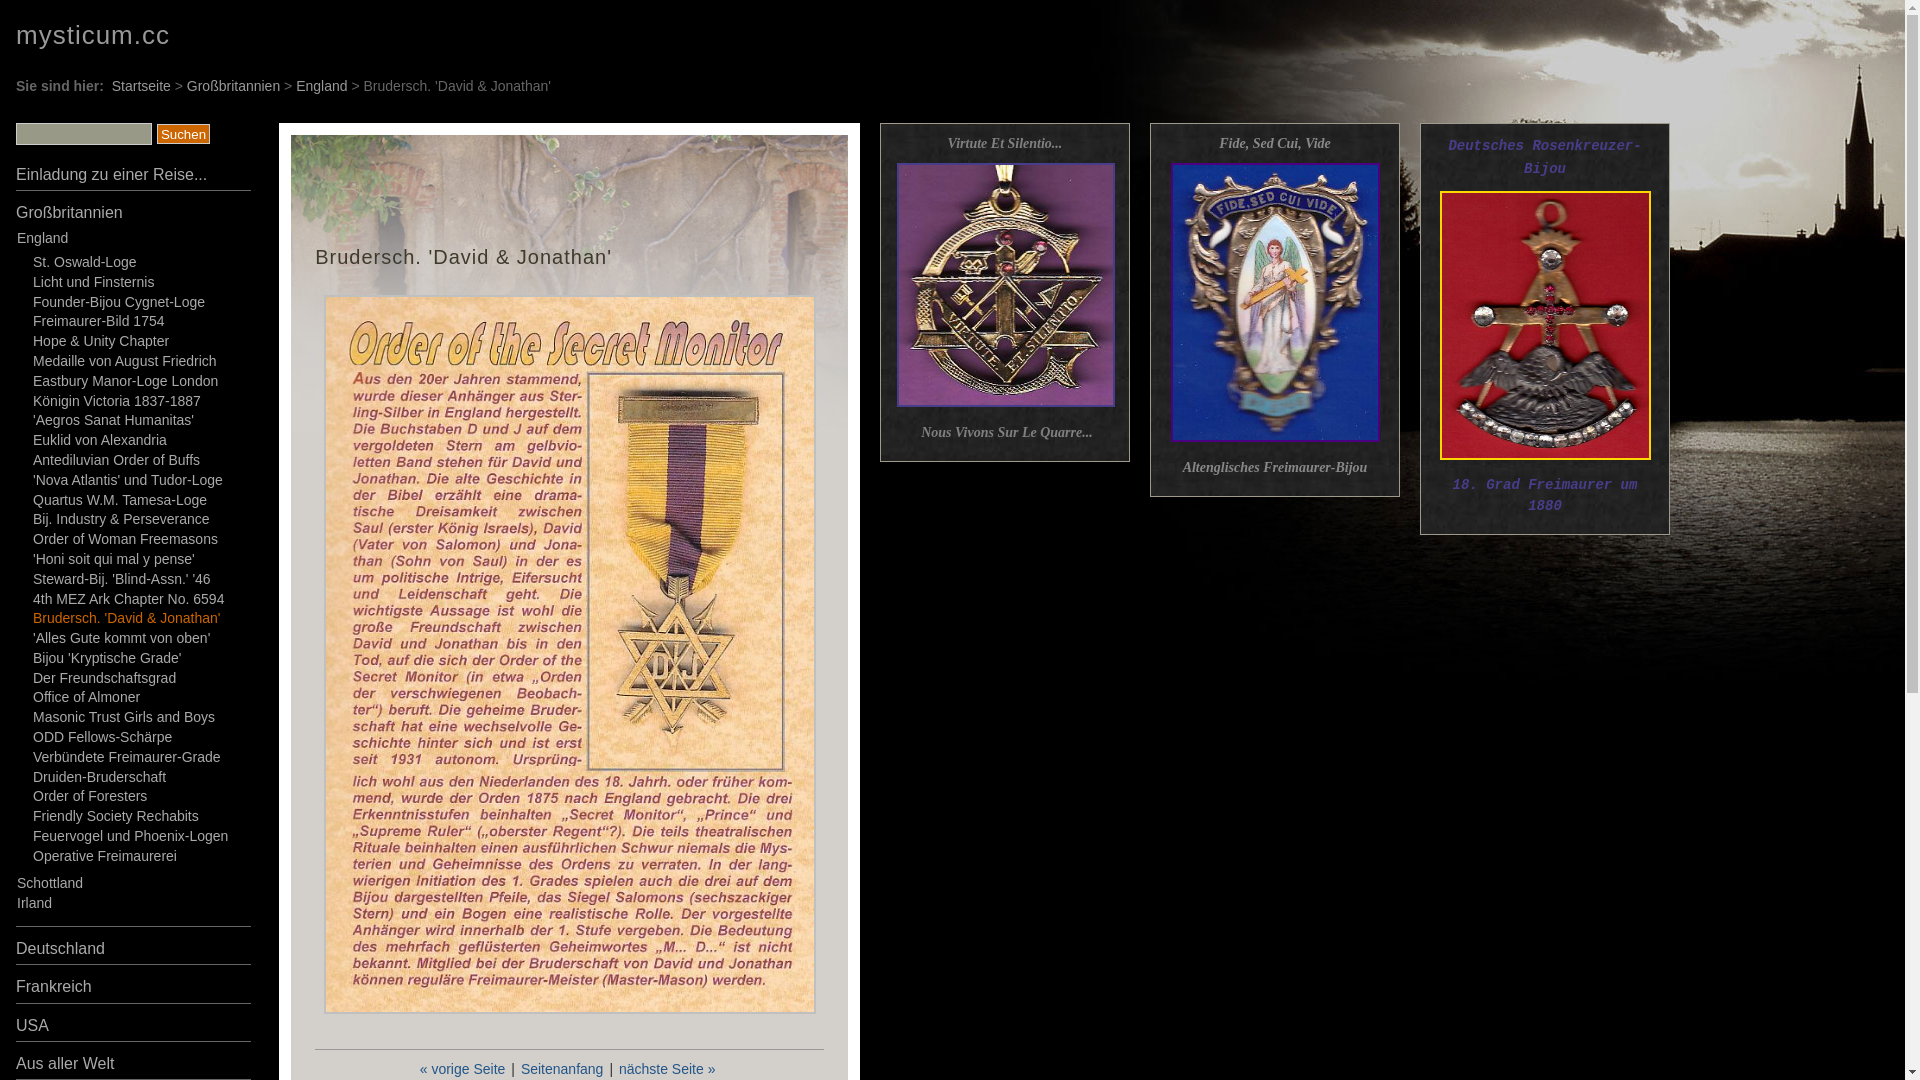  Describe the element at coordinates (85, 696) in the screenshot. I see `'Office of Almoner'` at that location.